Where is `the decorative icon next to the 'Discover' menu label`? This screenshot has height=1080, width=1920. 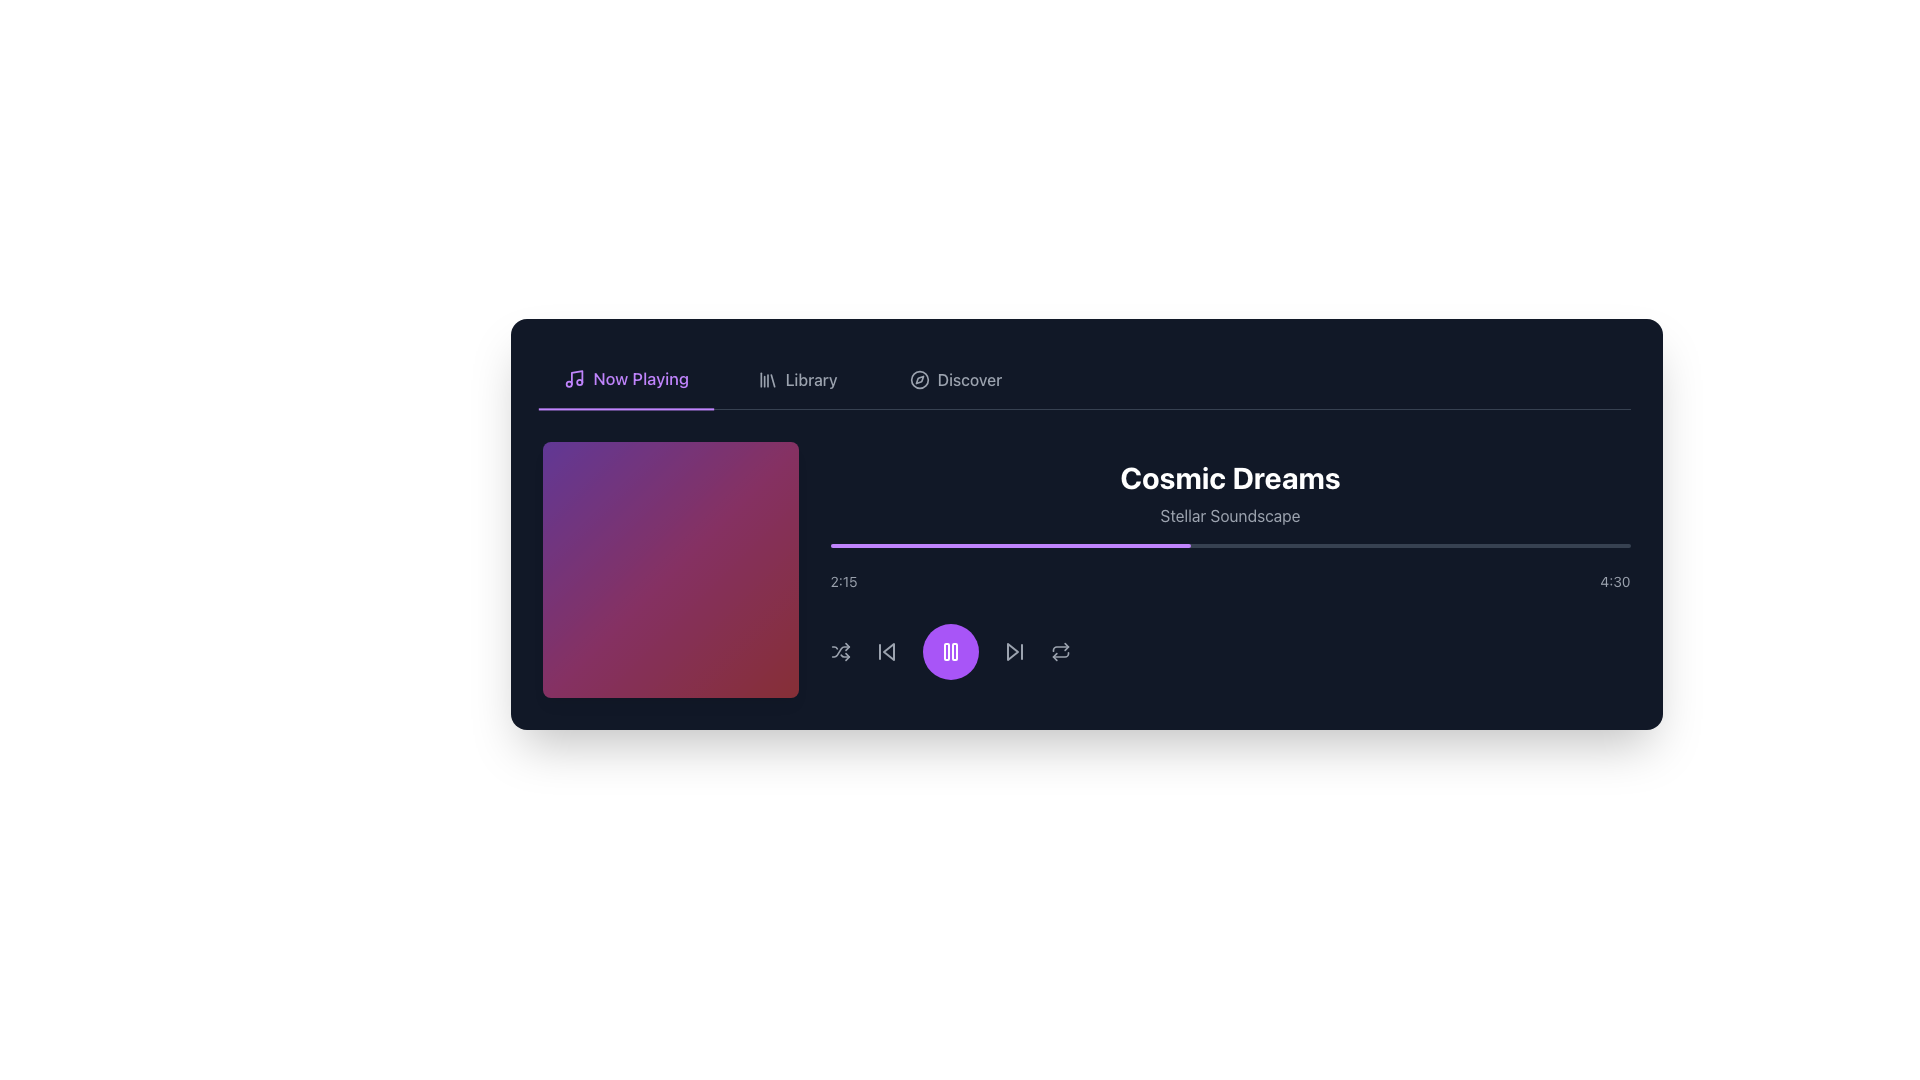 the decorative icon next to the 'Discover' menu label is located at coordinates (918, 380).